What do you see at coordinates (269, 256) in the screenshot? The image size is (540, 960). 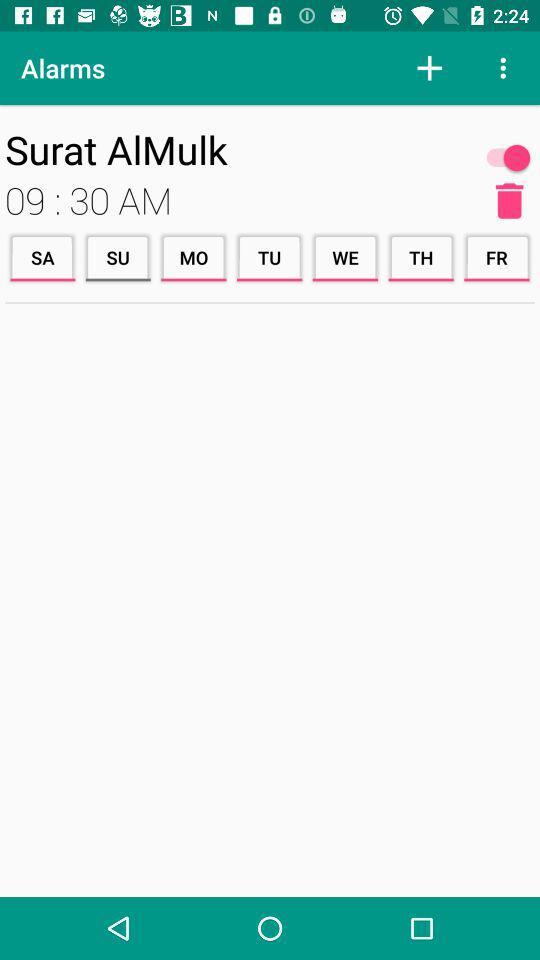 I see `item to the left of the we icon` at bounding box center [269, 256].